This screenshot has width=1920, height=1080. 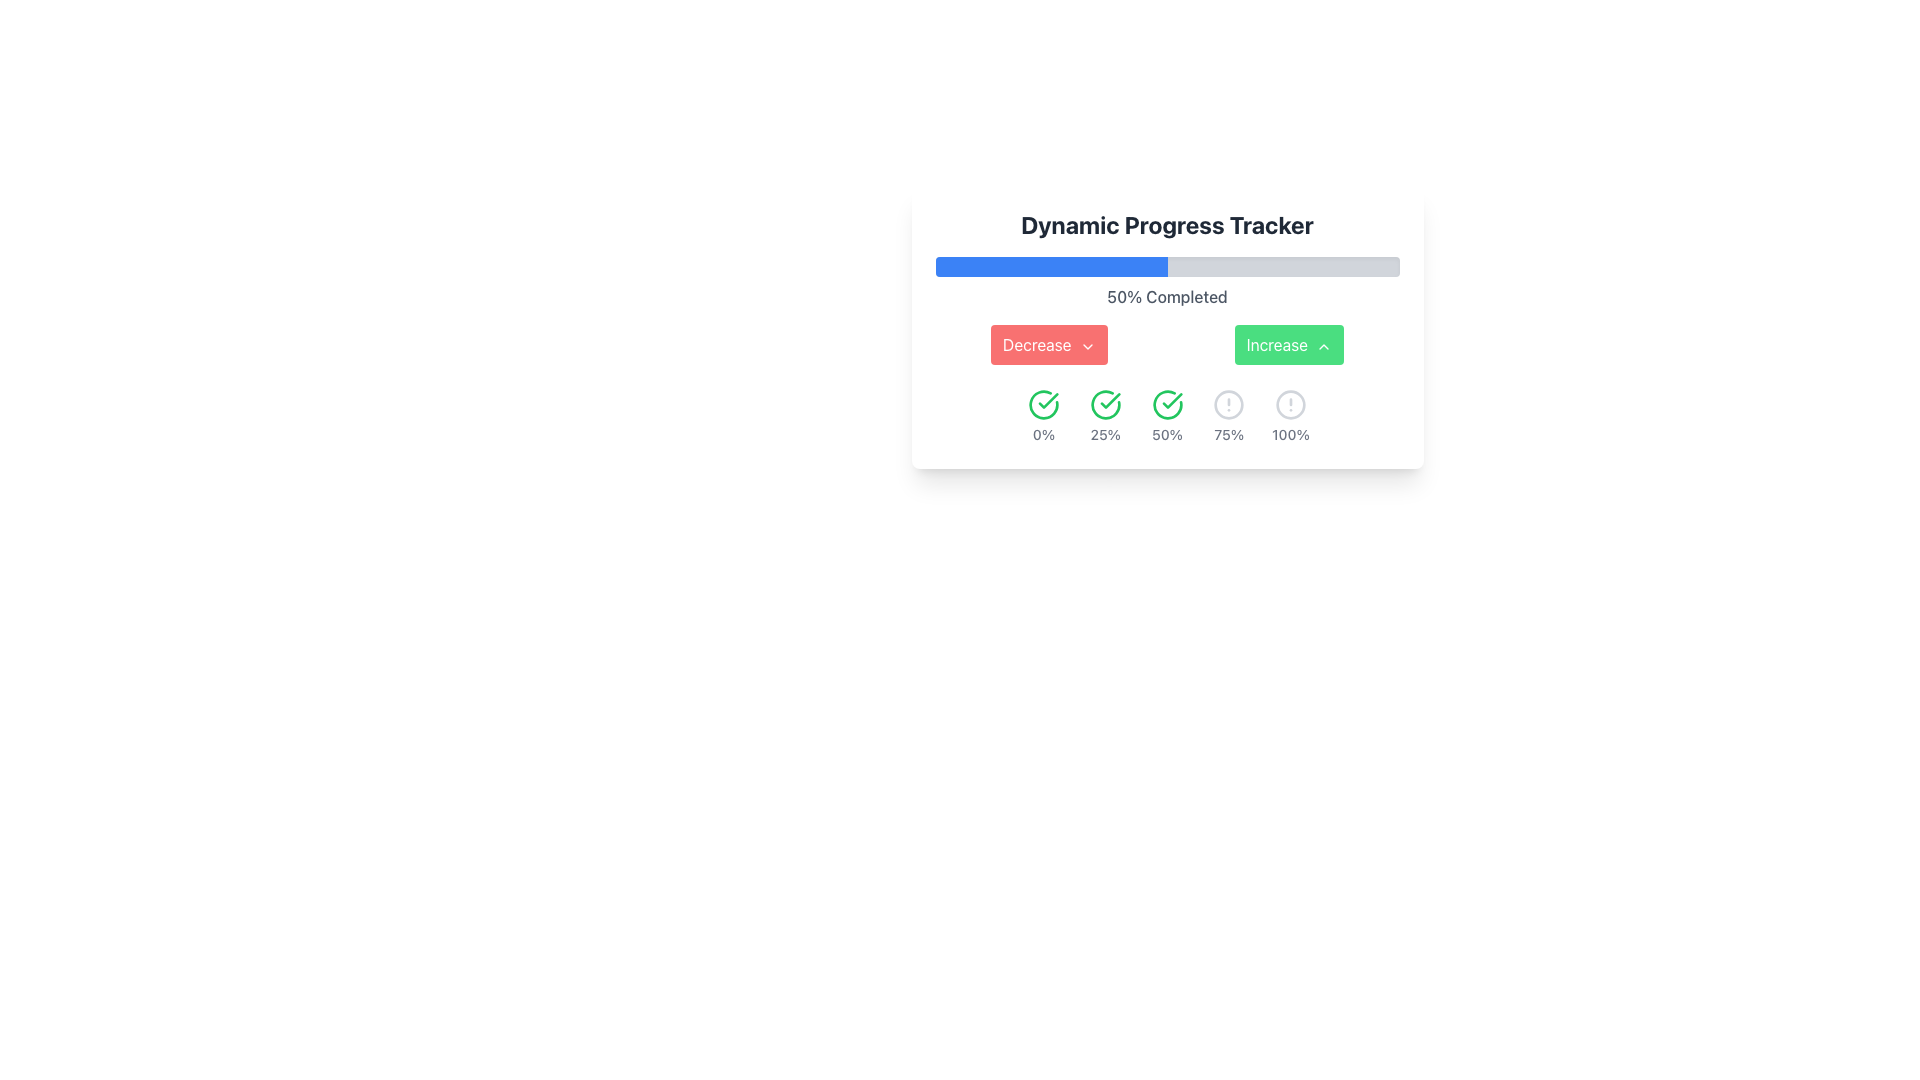 I want to click on the '50%' text below the green checkmark icon, which indicates a completed state, so click(x=1167, y=415).